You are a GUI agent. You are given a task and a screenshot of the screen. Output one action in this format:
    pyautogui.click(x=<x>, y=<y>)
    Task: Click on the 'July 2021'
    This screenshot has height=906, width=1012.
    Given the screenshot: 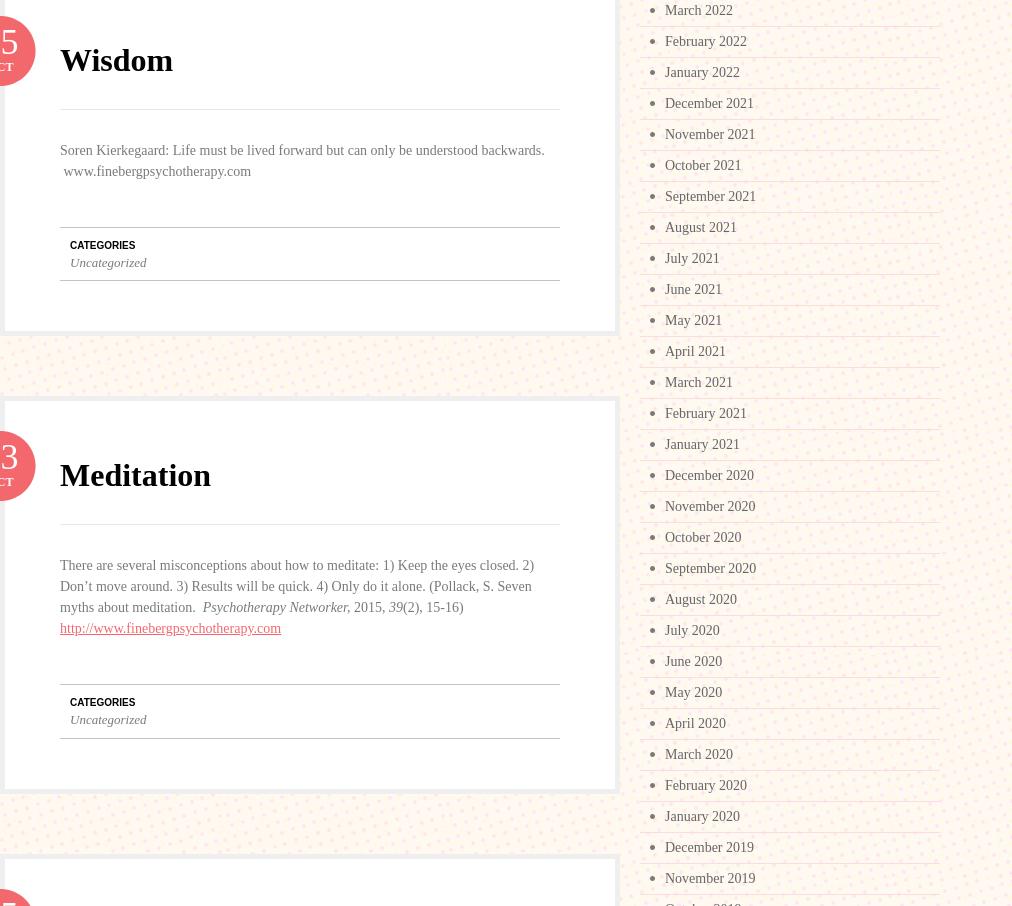 What is the action you would take?
    pyautogui.click(x=692, y=258)
    